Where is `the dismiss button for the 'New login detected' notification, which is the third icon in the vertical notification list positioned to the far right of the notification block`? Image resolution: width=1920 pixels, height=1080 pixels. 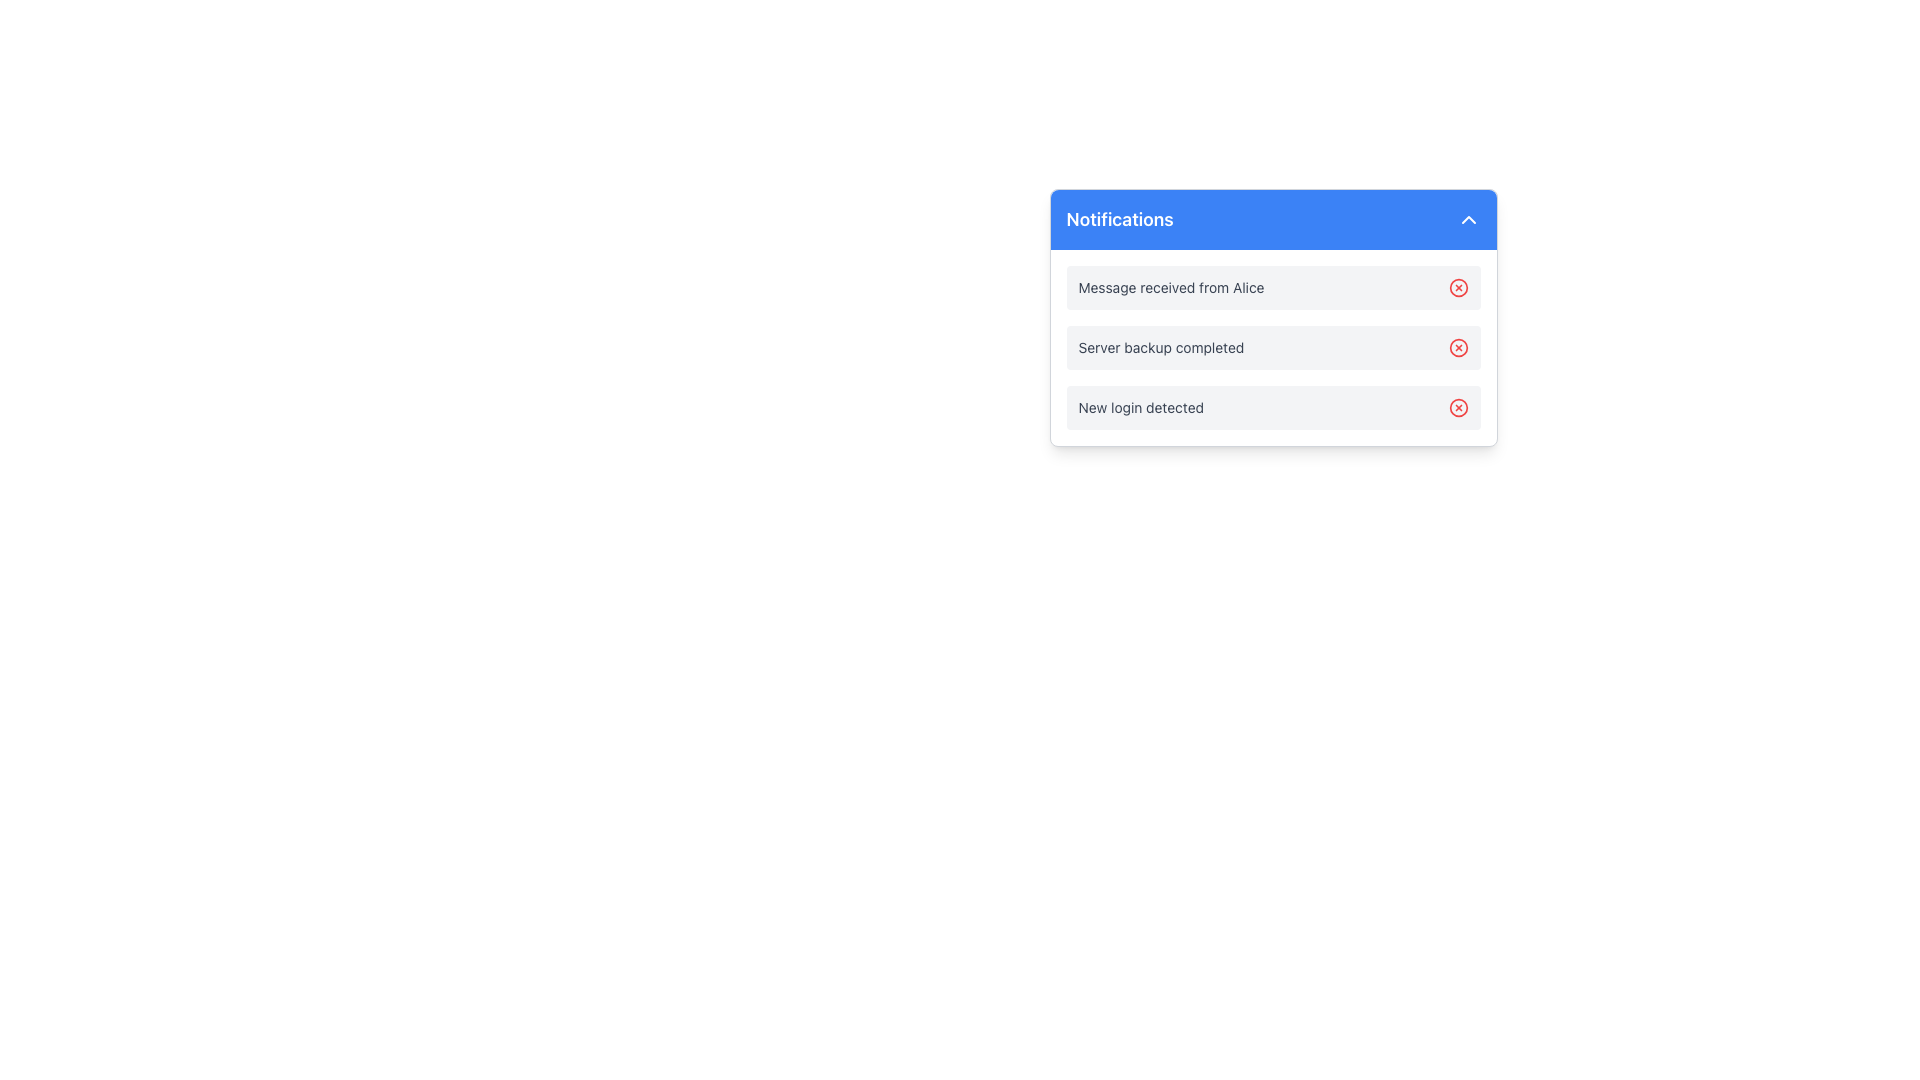
the dismiss button for the 'New login detected' notification, which is the third icon in the vertical notification list positioned to the far right of the notification block is located at coordinates (1458, 407).